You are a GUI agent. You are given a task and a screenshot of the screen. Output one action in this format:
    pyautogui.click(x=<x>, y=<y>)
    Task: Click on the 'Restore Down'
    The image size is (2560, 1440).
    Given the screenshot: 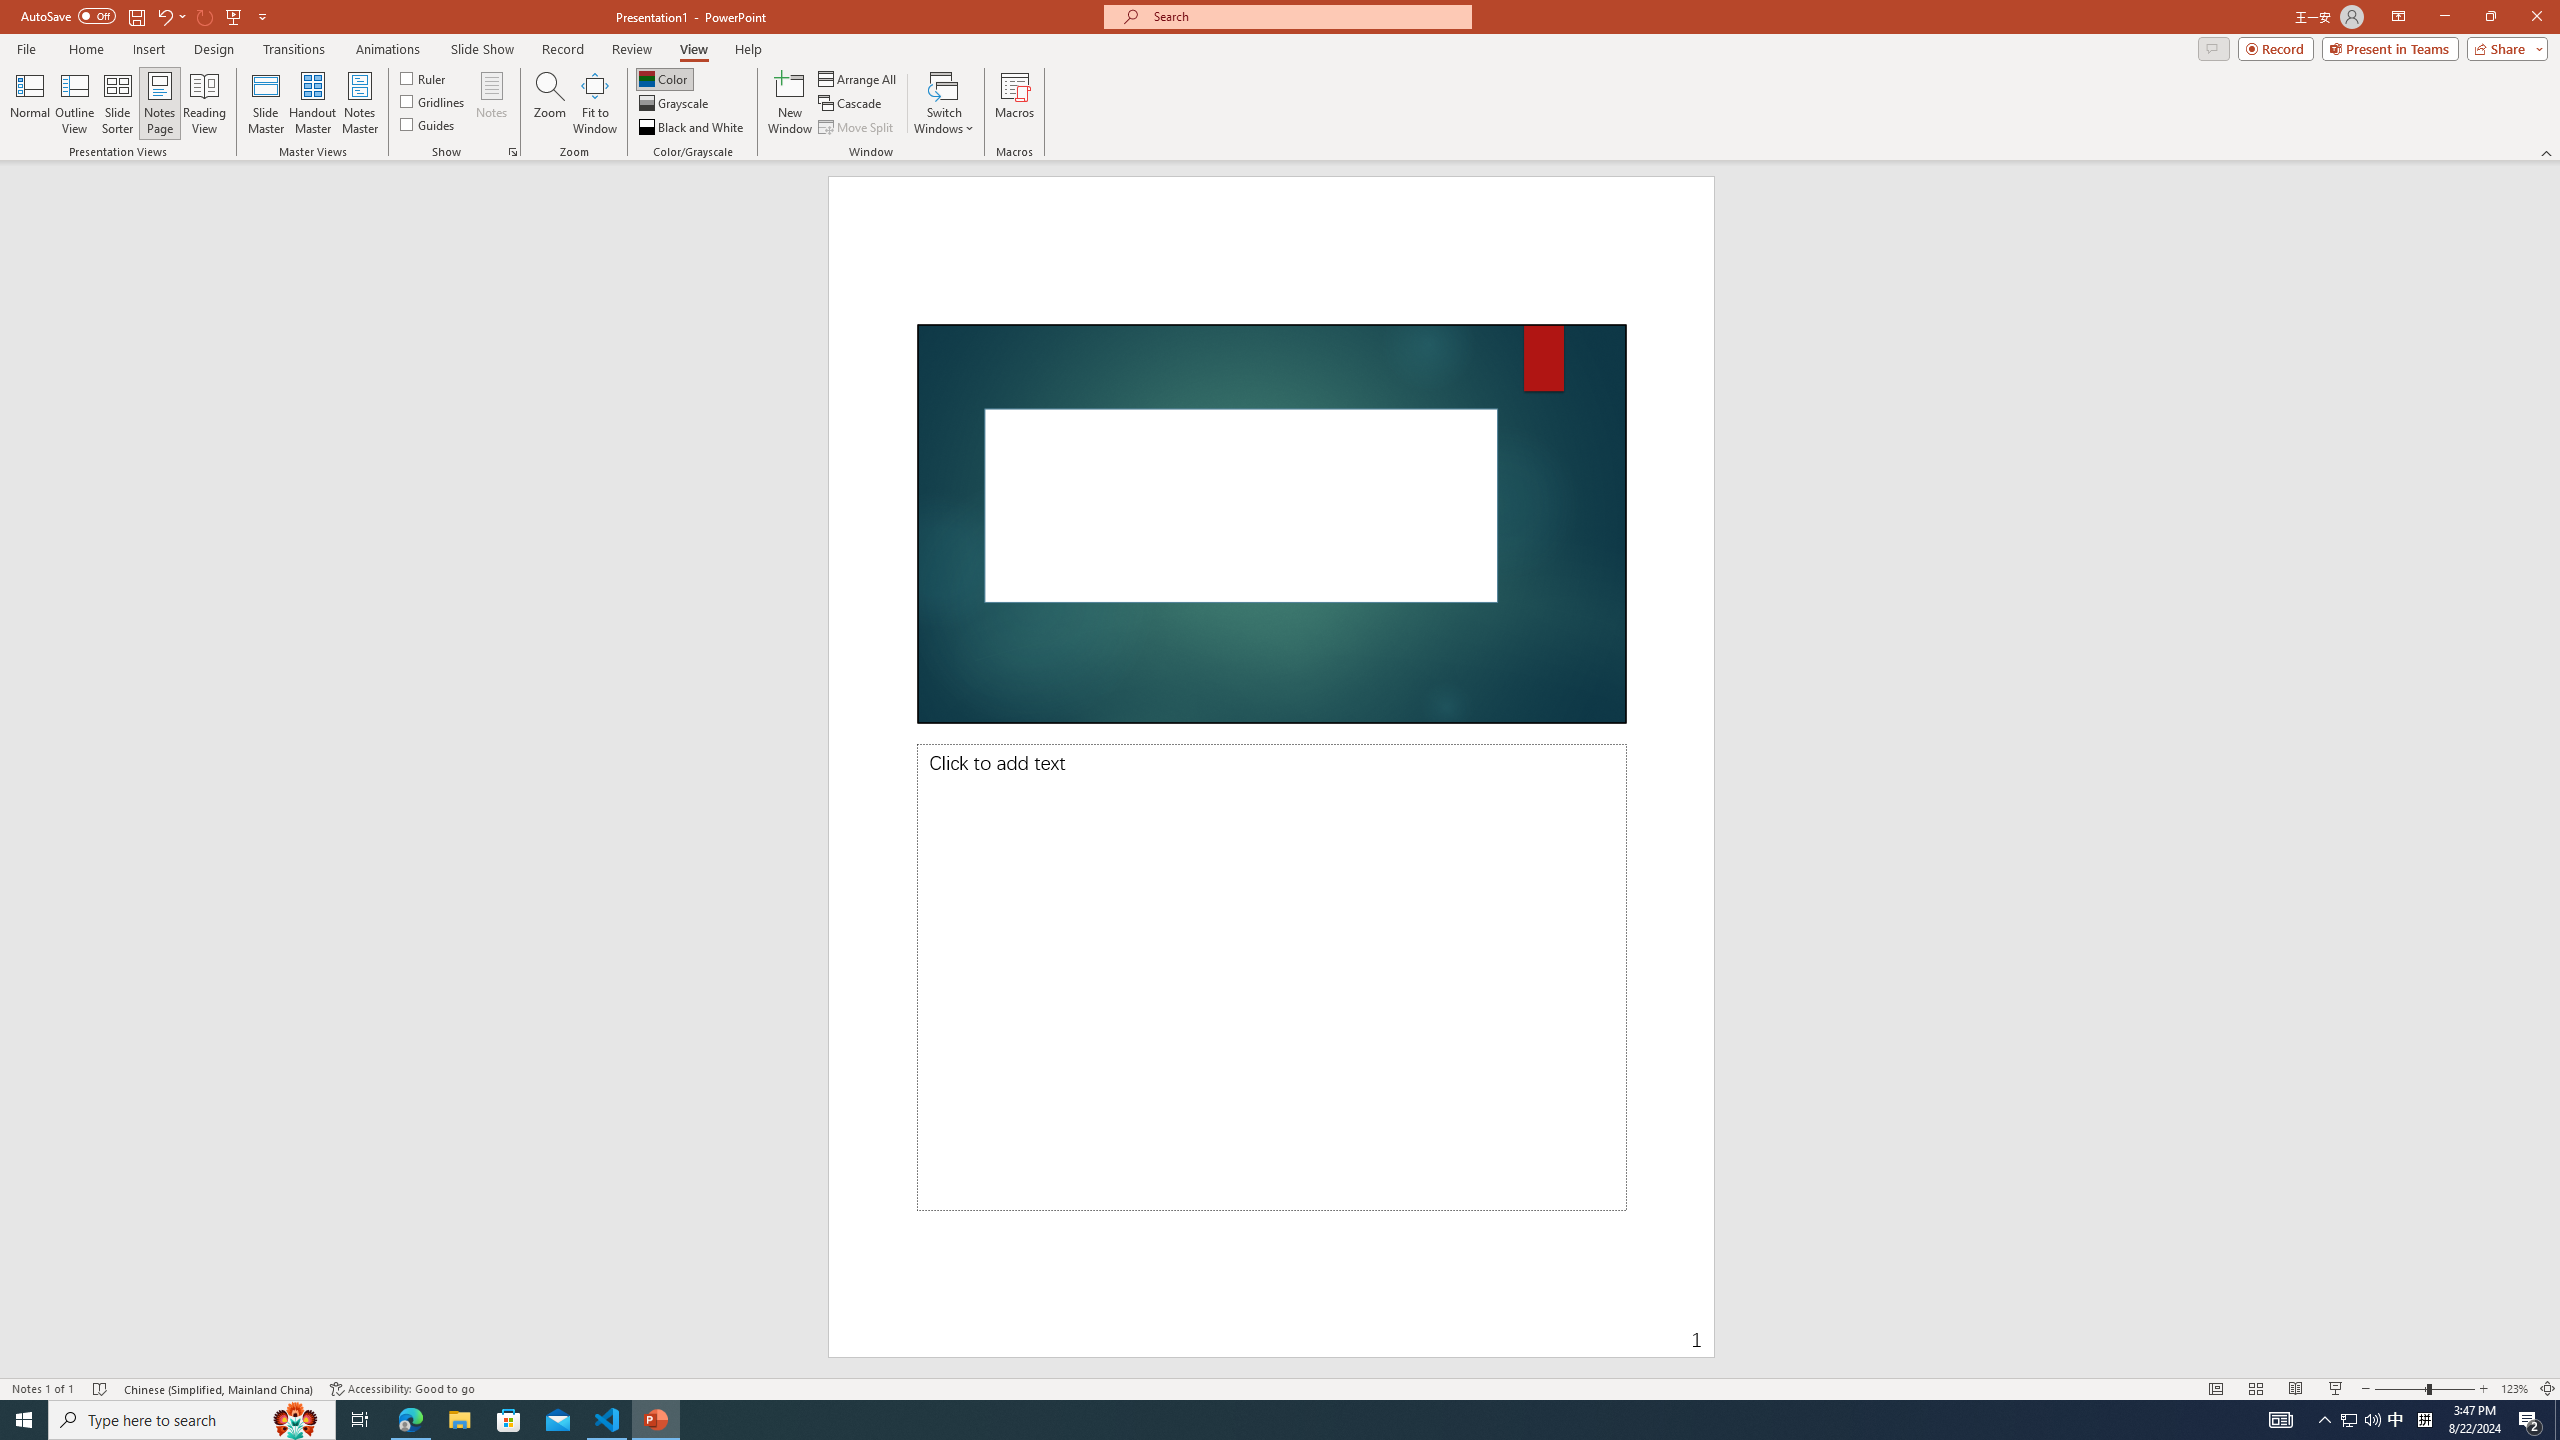 What is the action you would take?
    pyautogui.click(x=2490, y=16)
    